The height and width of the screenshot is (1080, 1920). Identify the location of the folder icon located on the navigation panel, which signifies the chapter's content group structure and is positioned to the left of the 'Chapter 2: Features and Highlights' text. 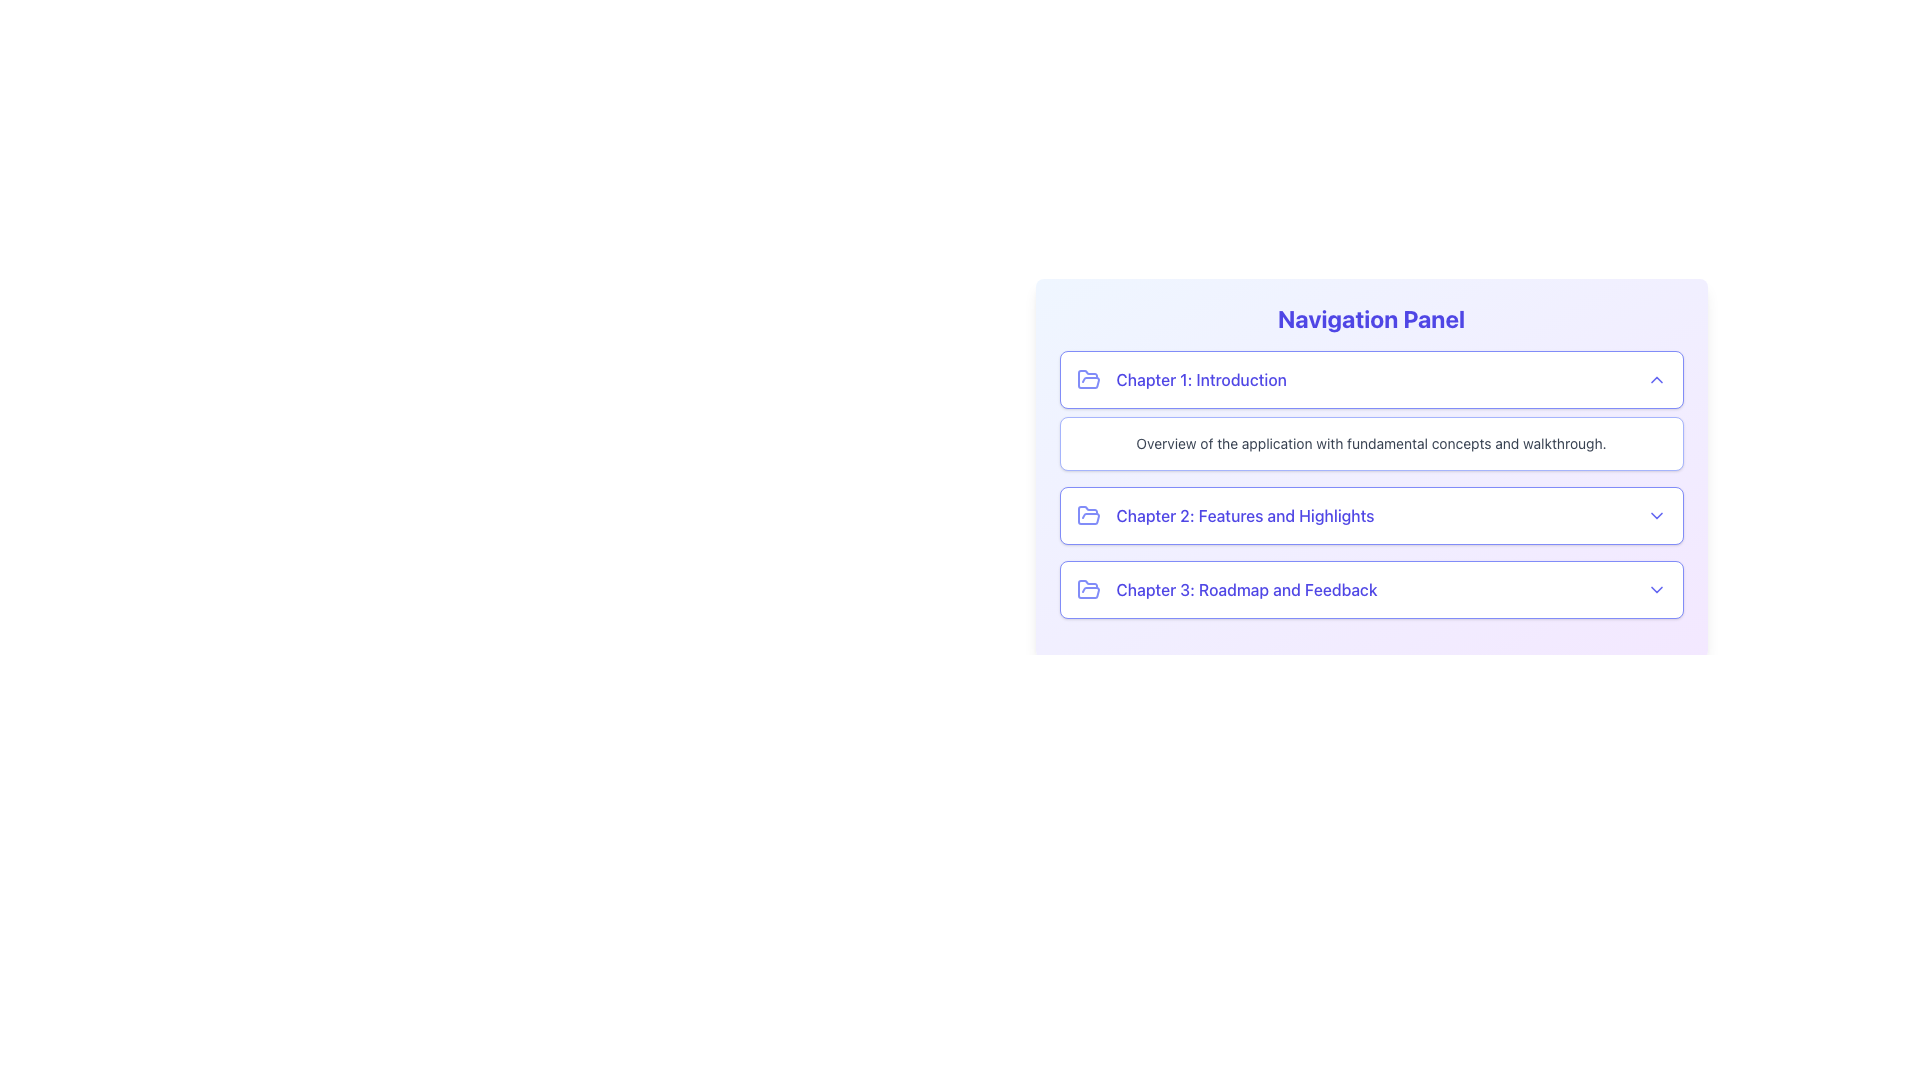
(1087, 514).